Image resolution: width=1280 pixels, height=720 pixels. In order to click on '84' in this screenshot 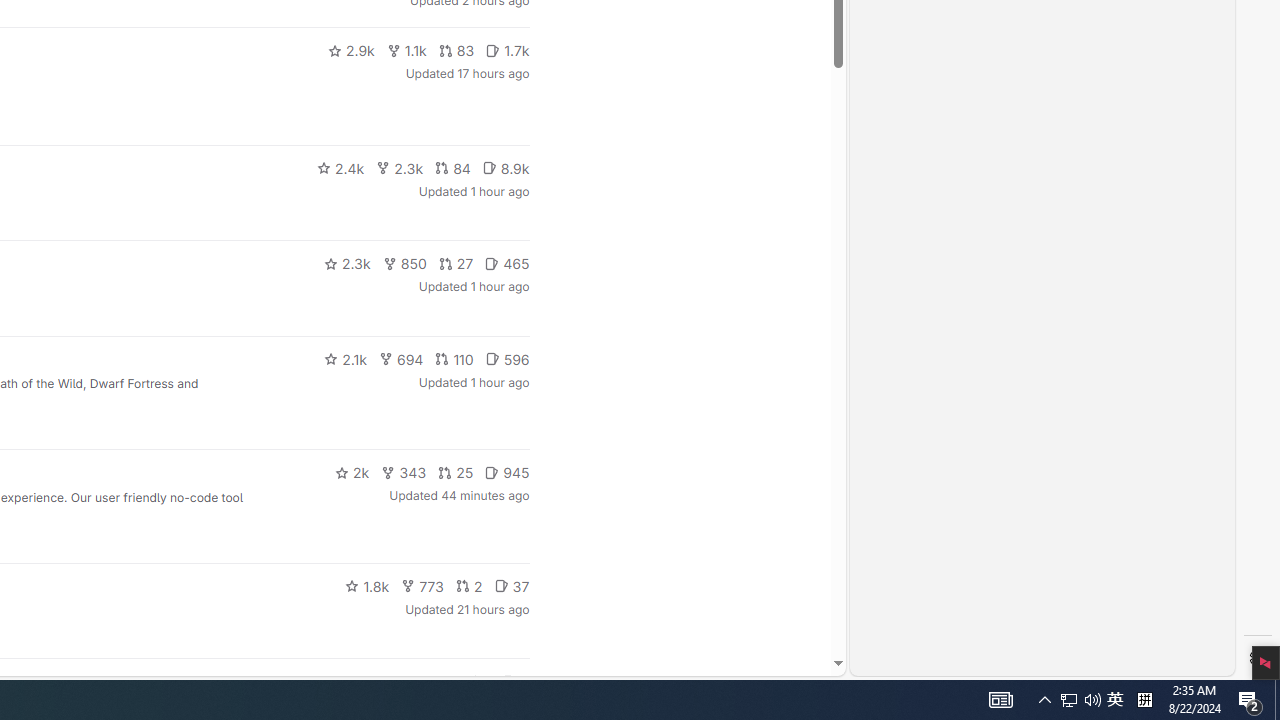, I will do `click(452, 167)`.